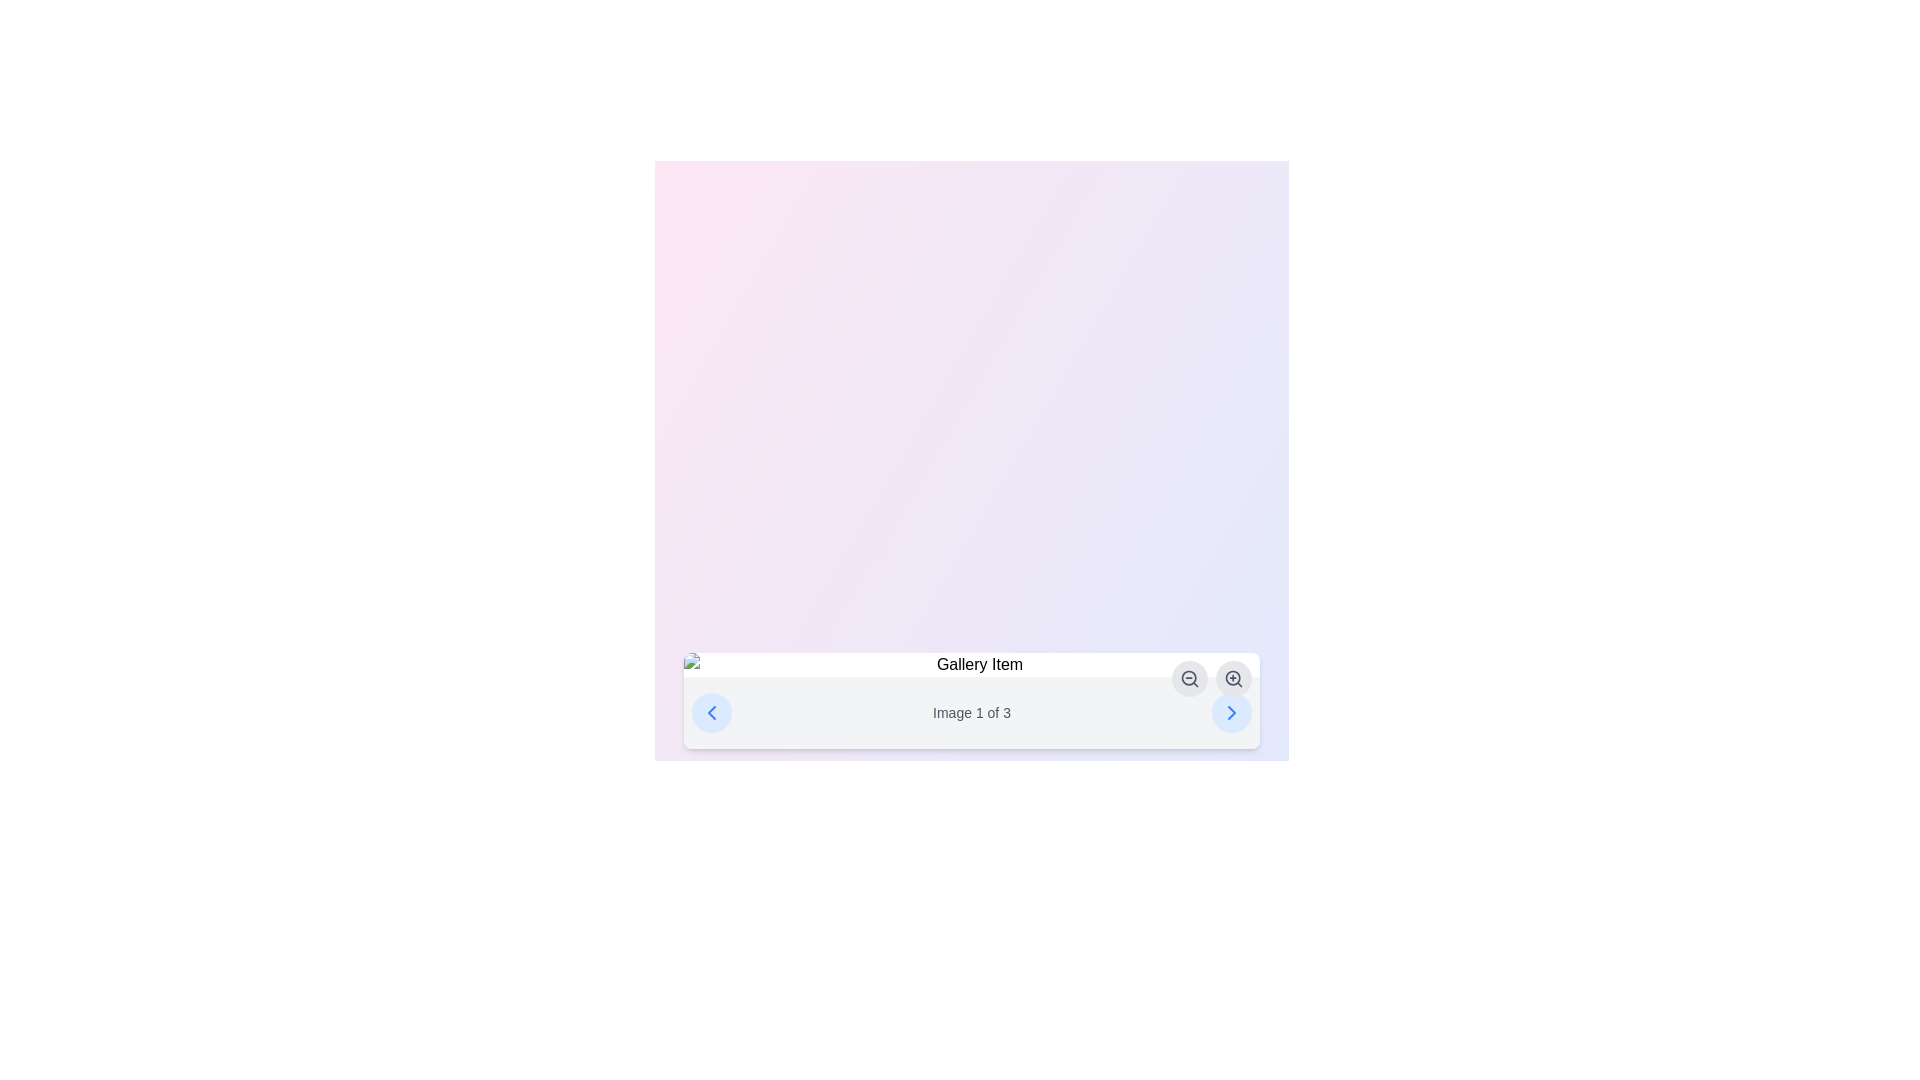  What do you see at coordinates (1231, 712) in the screenshot?
I see `the circular button with a blue background and a right-pointing arrow, located at the rightmost position among control buttons in the footer of the gallery interface` at bounding box center [1231, 712].